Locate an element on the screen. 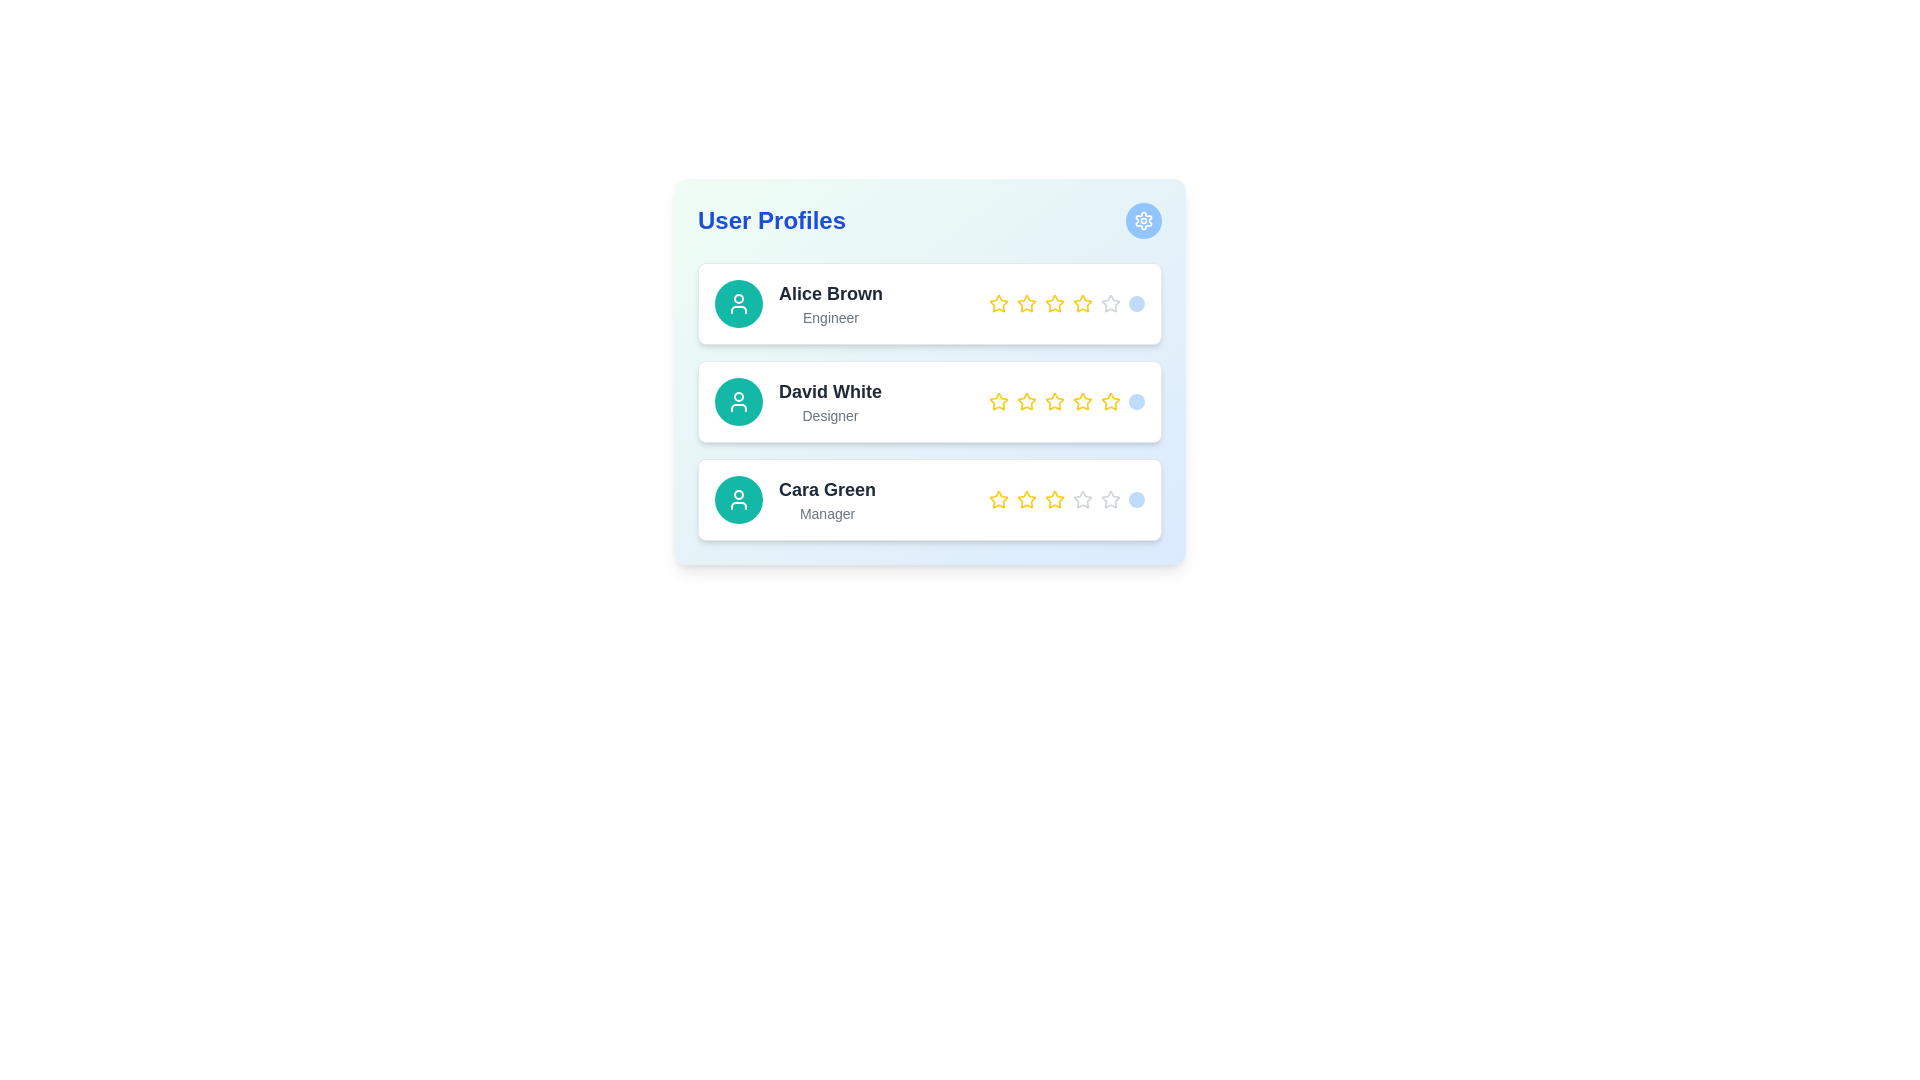 The height and width of the screenshot is (1080, 1920). the individual star in the rating system for user 'Cara Green' to update the rating is located at coordinates (1065, 499).